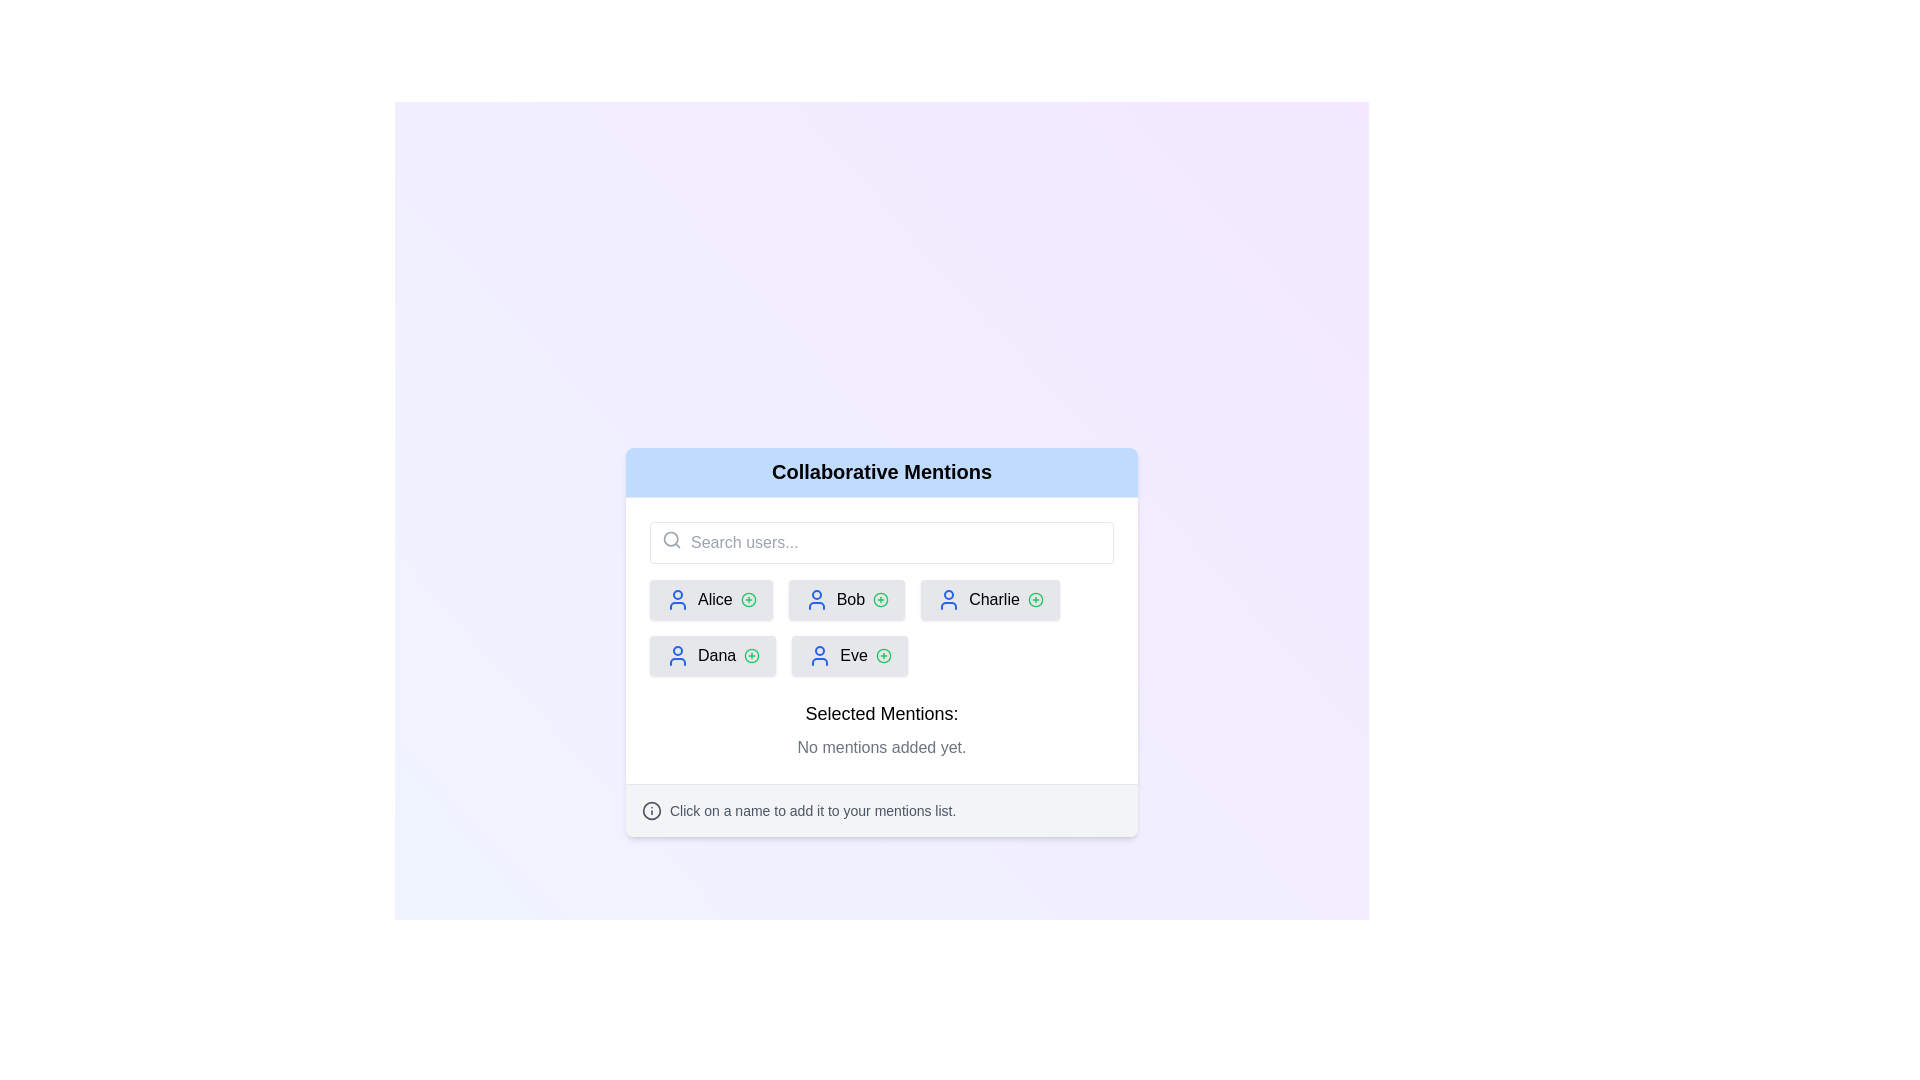 The width and height of the screenshot is (1920, 1080). Describe the element at coordinates (751, 655) in the screenshot. I see `the button icon` at that location.